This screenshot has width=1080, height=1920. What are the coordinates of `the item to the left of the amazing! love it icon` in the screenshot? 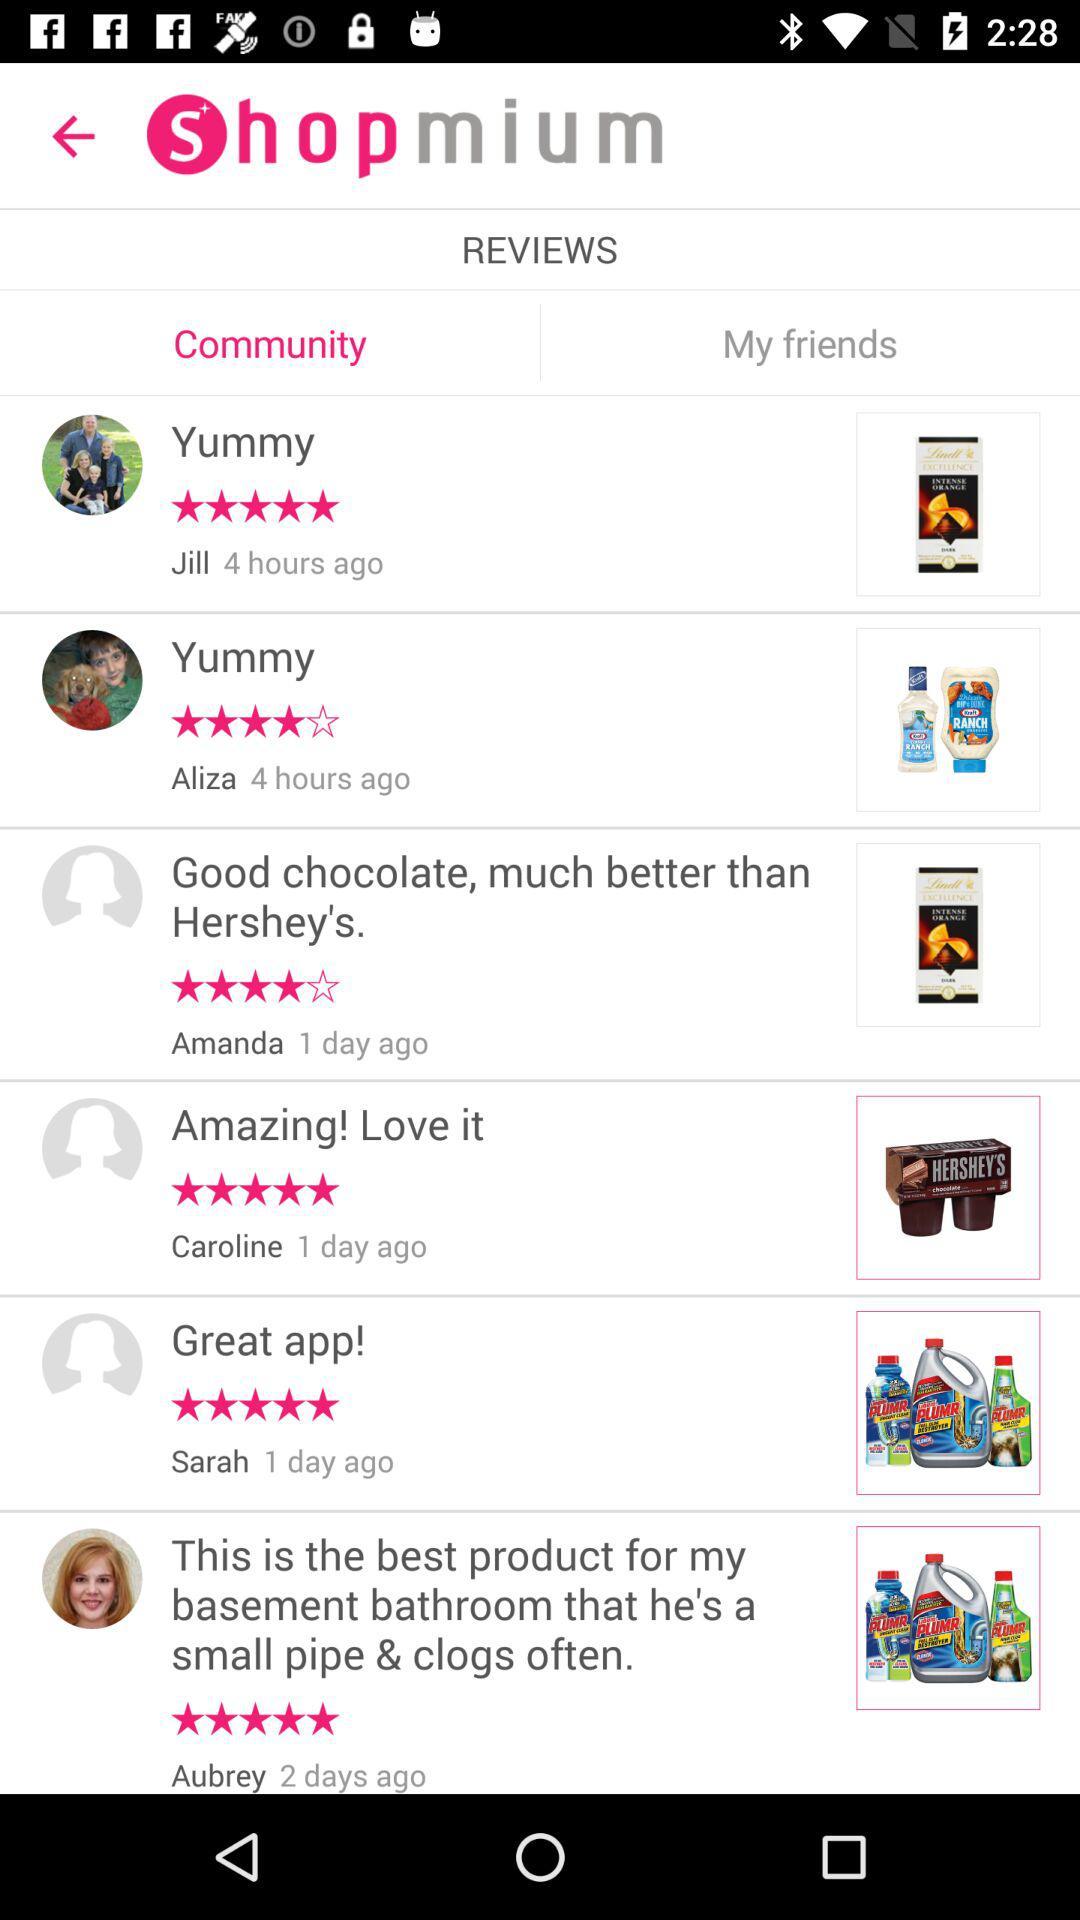 It's located at (92, 1148).